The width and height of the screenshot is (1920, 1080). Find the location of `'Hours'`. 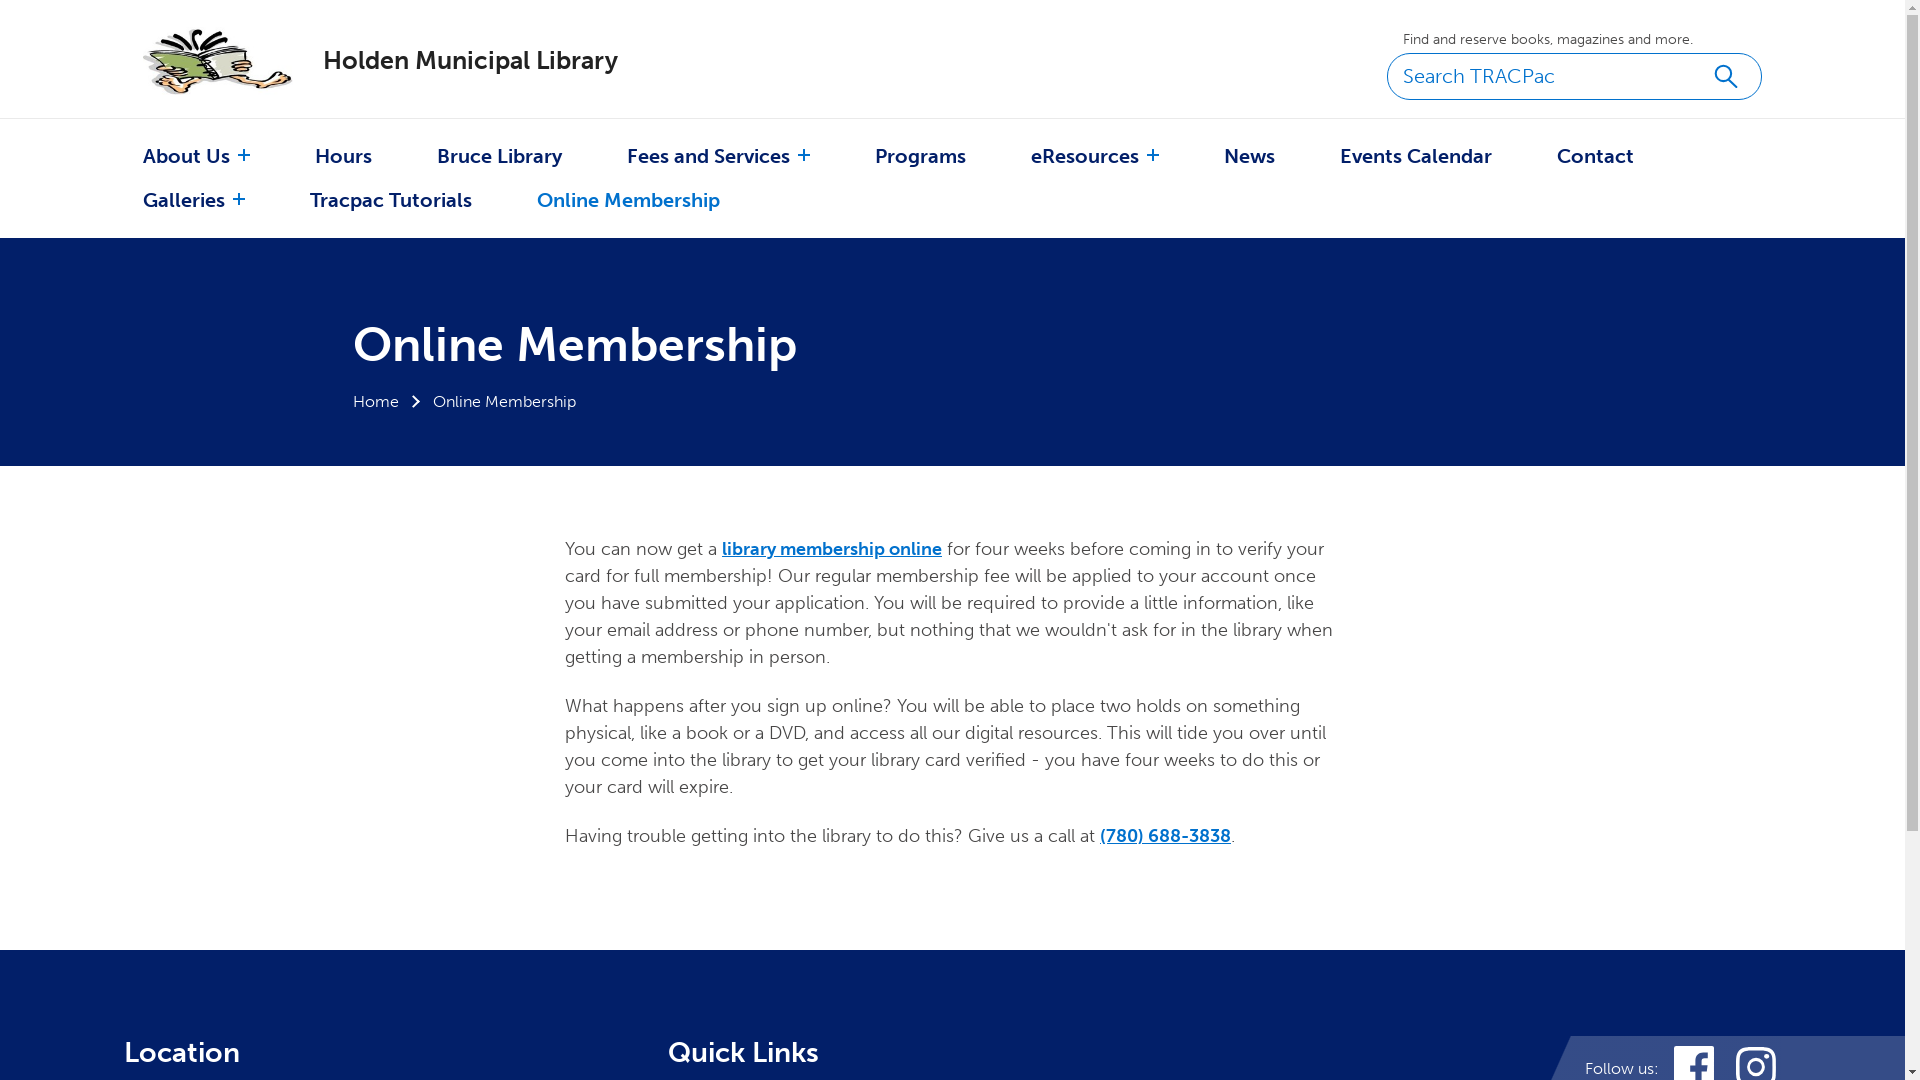

'Hours' is located at coordinates (343, 154).